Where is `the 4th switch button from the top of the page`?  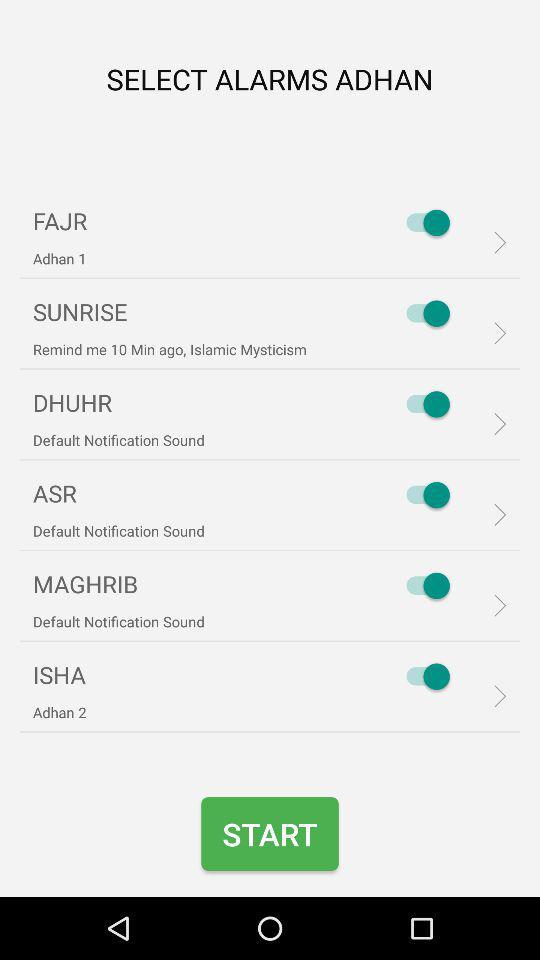
the 4th switch button from the top of the page is located at coordinates (422, 493).